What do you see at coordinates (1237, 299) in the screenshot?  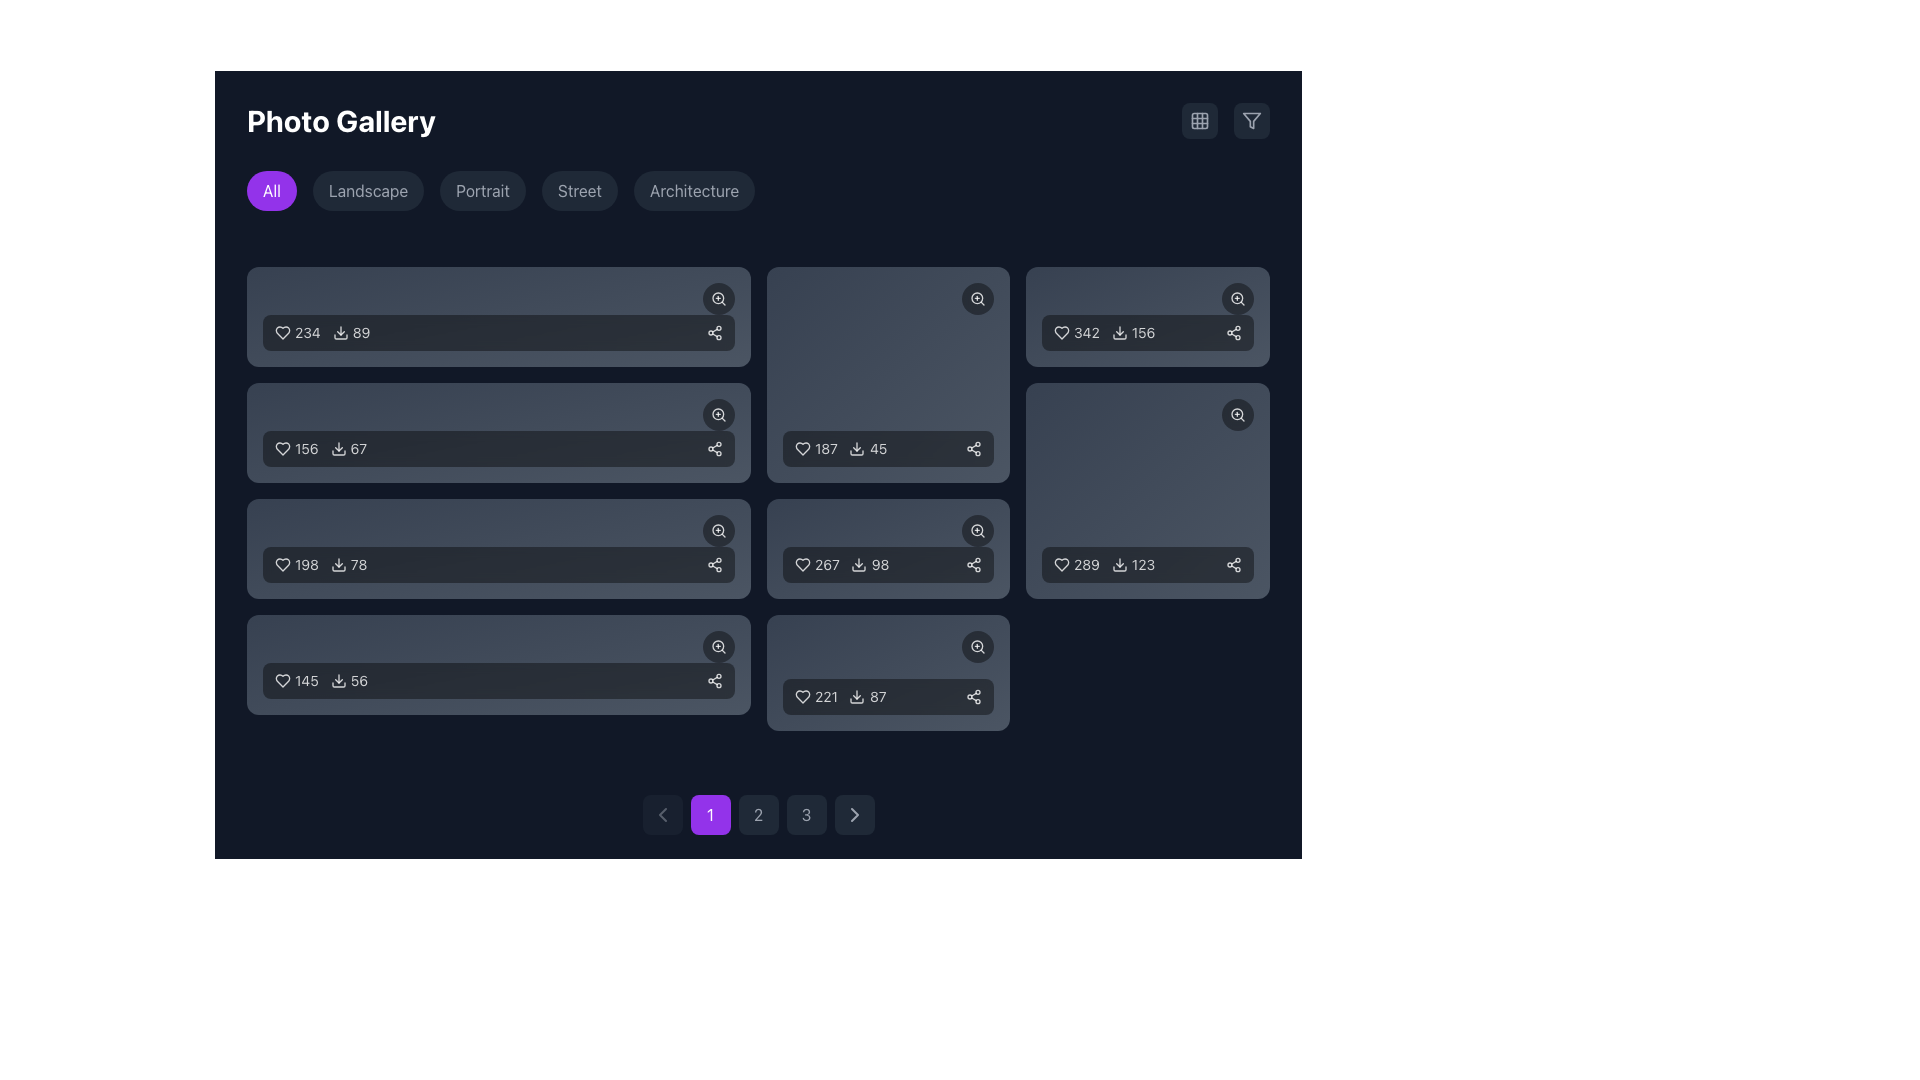 I see `the circular button with a magnifying glass icon located at the top-right corner of the statistics card to change its appearance` at bounding box center [1237, 299].